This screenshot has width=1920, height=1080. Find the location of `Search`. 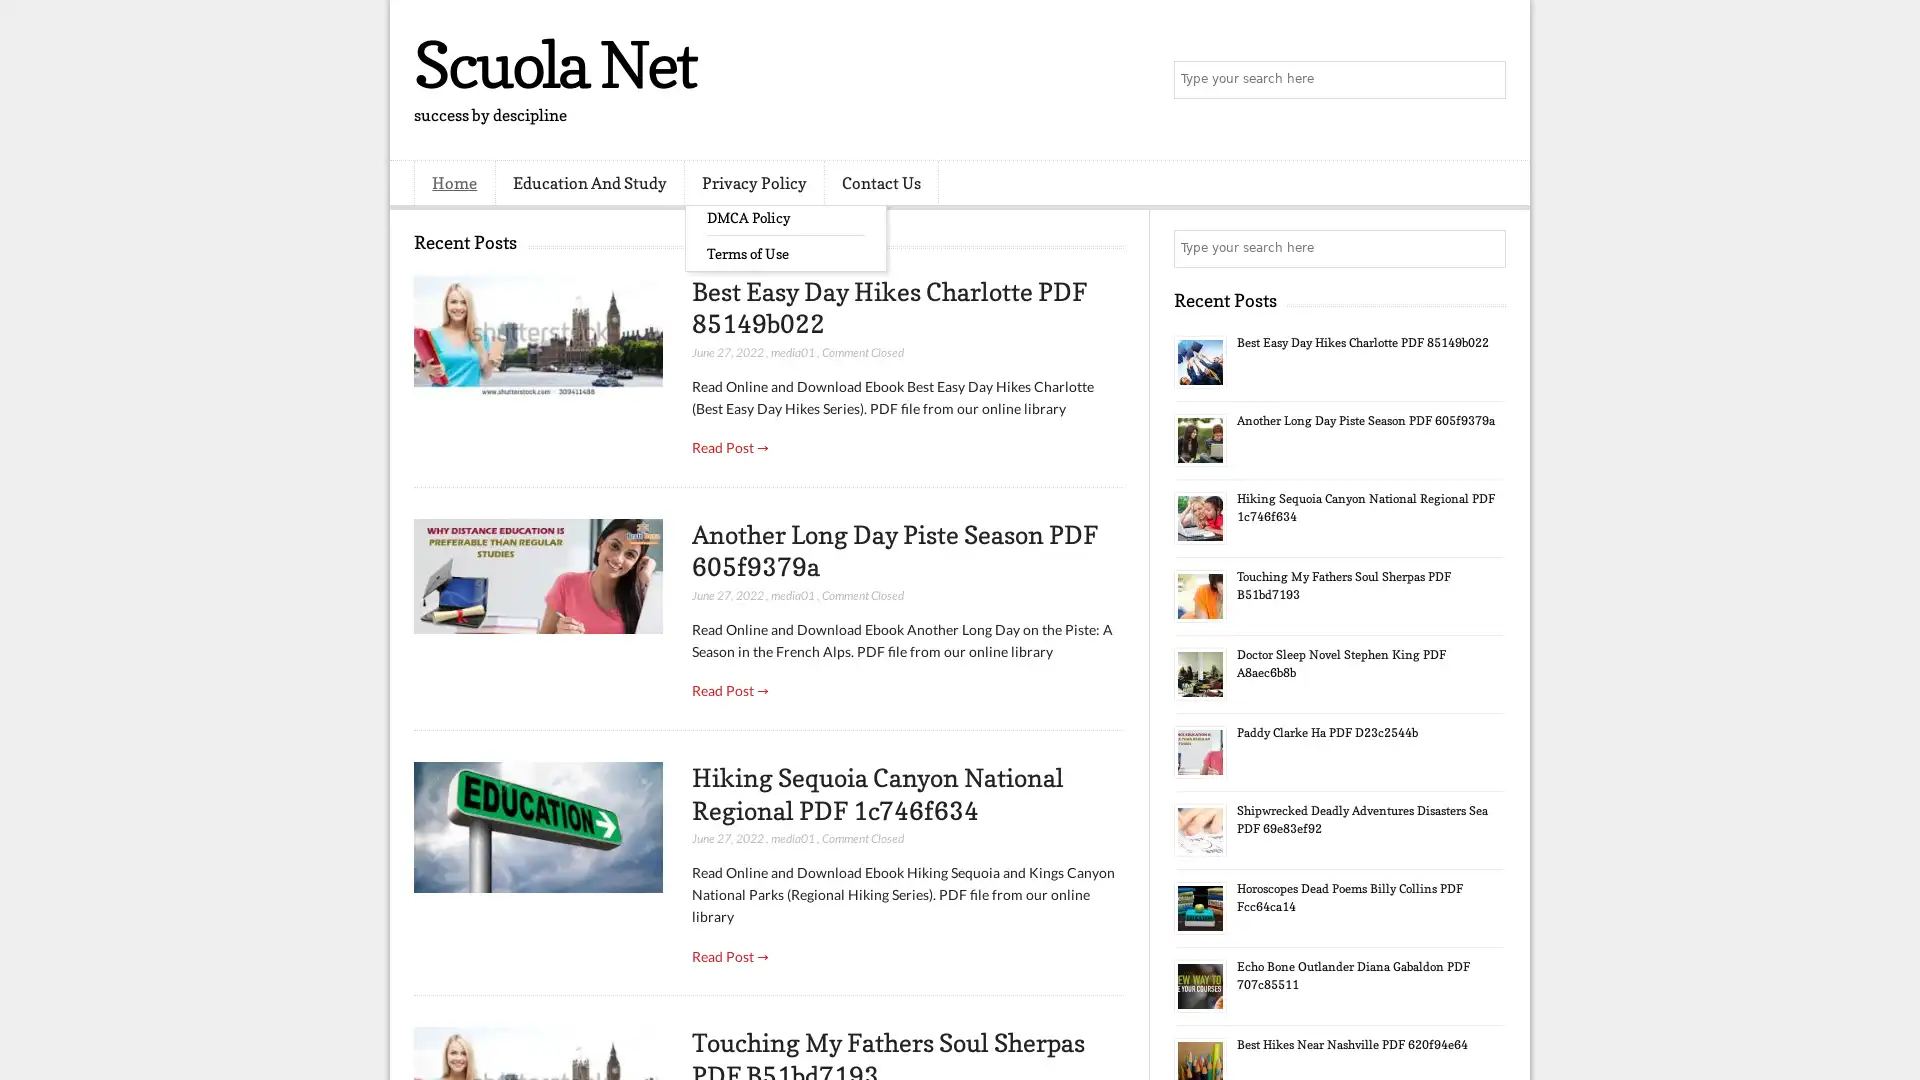

Search is located at coordinates (1485, 248).